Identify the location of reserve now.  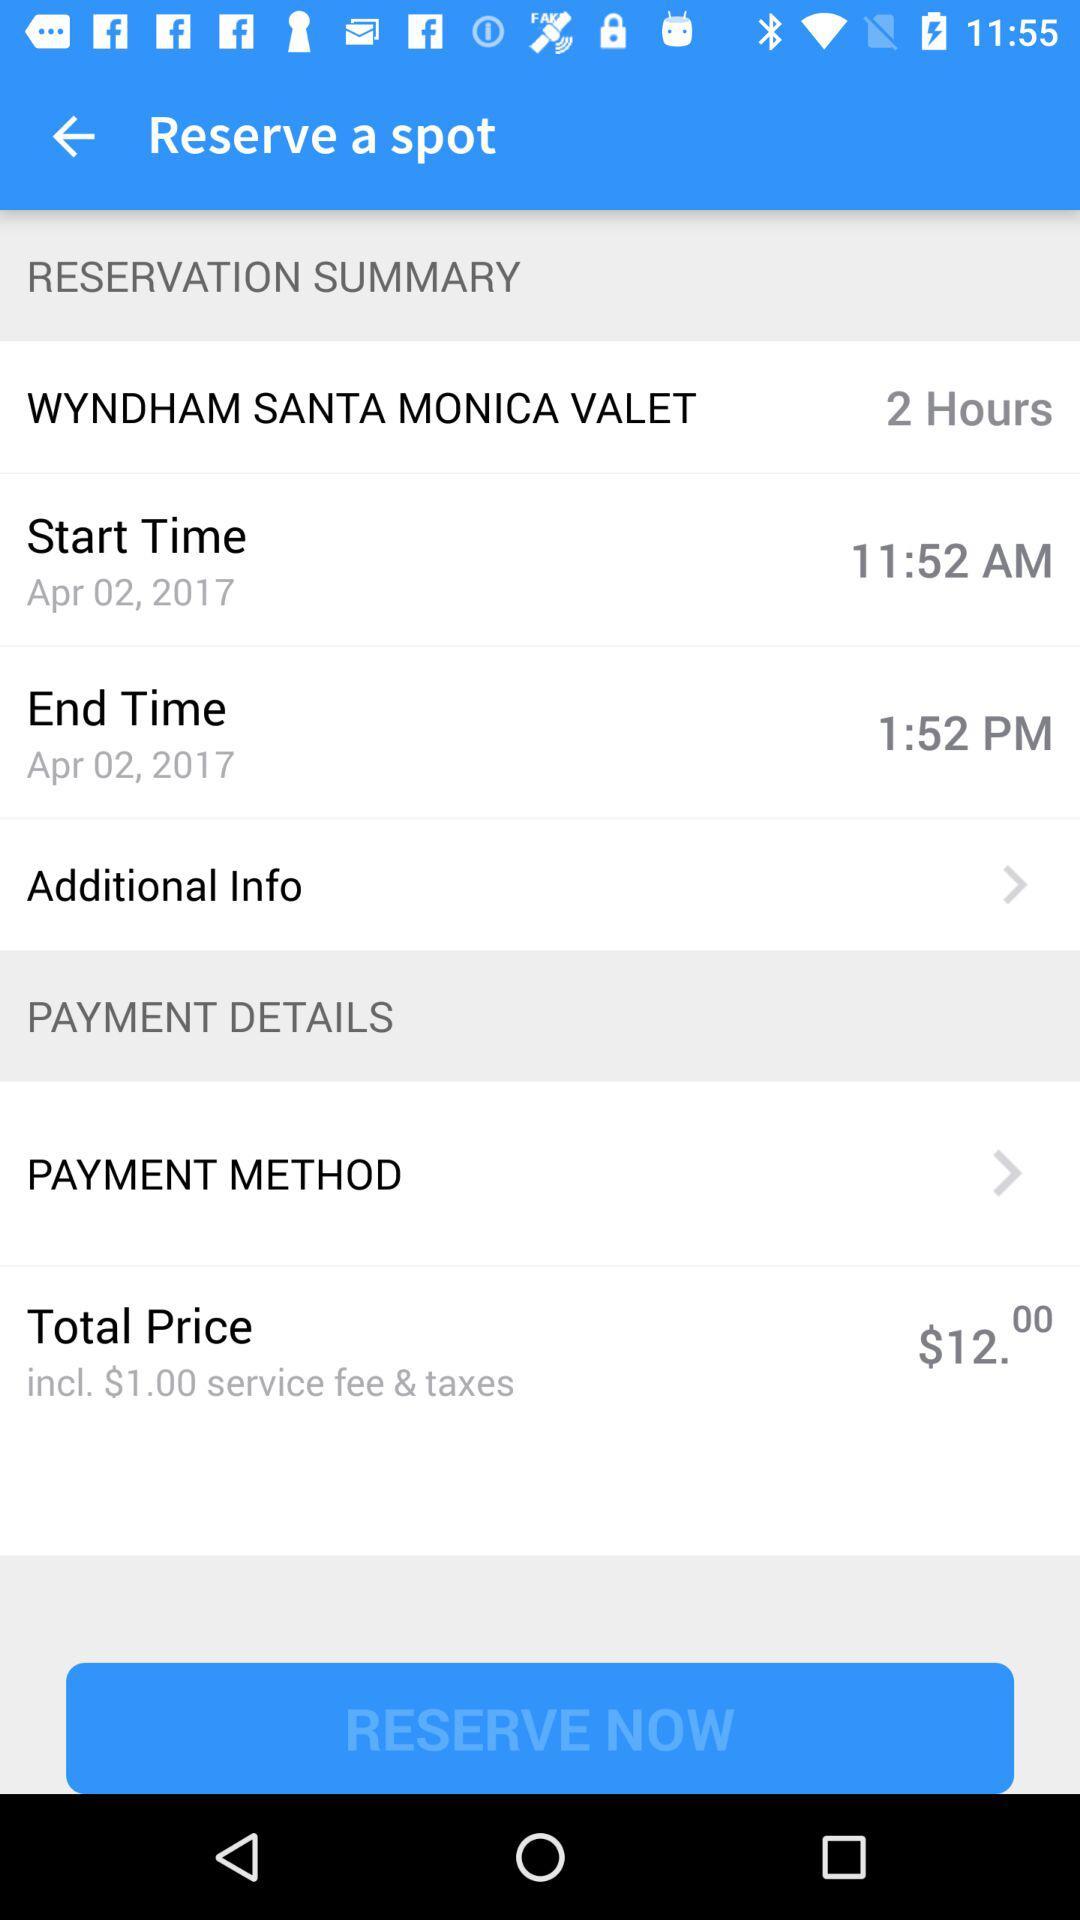
(540, 1727).